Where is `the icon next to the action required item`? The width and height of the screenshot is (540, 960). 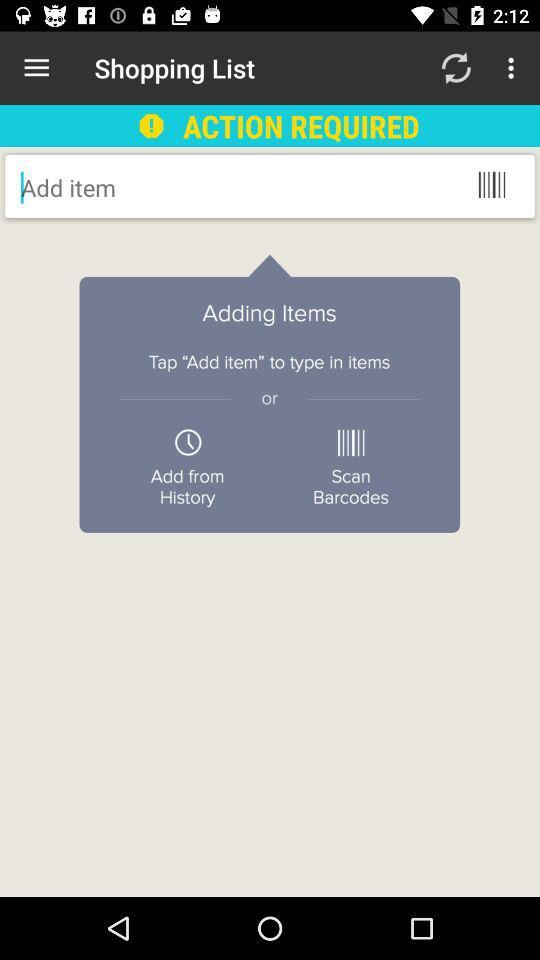 the icon next to the action required item is located at coordinates (455, 68).